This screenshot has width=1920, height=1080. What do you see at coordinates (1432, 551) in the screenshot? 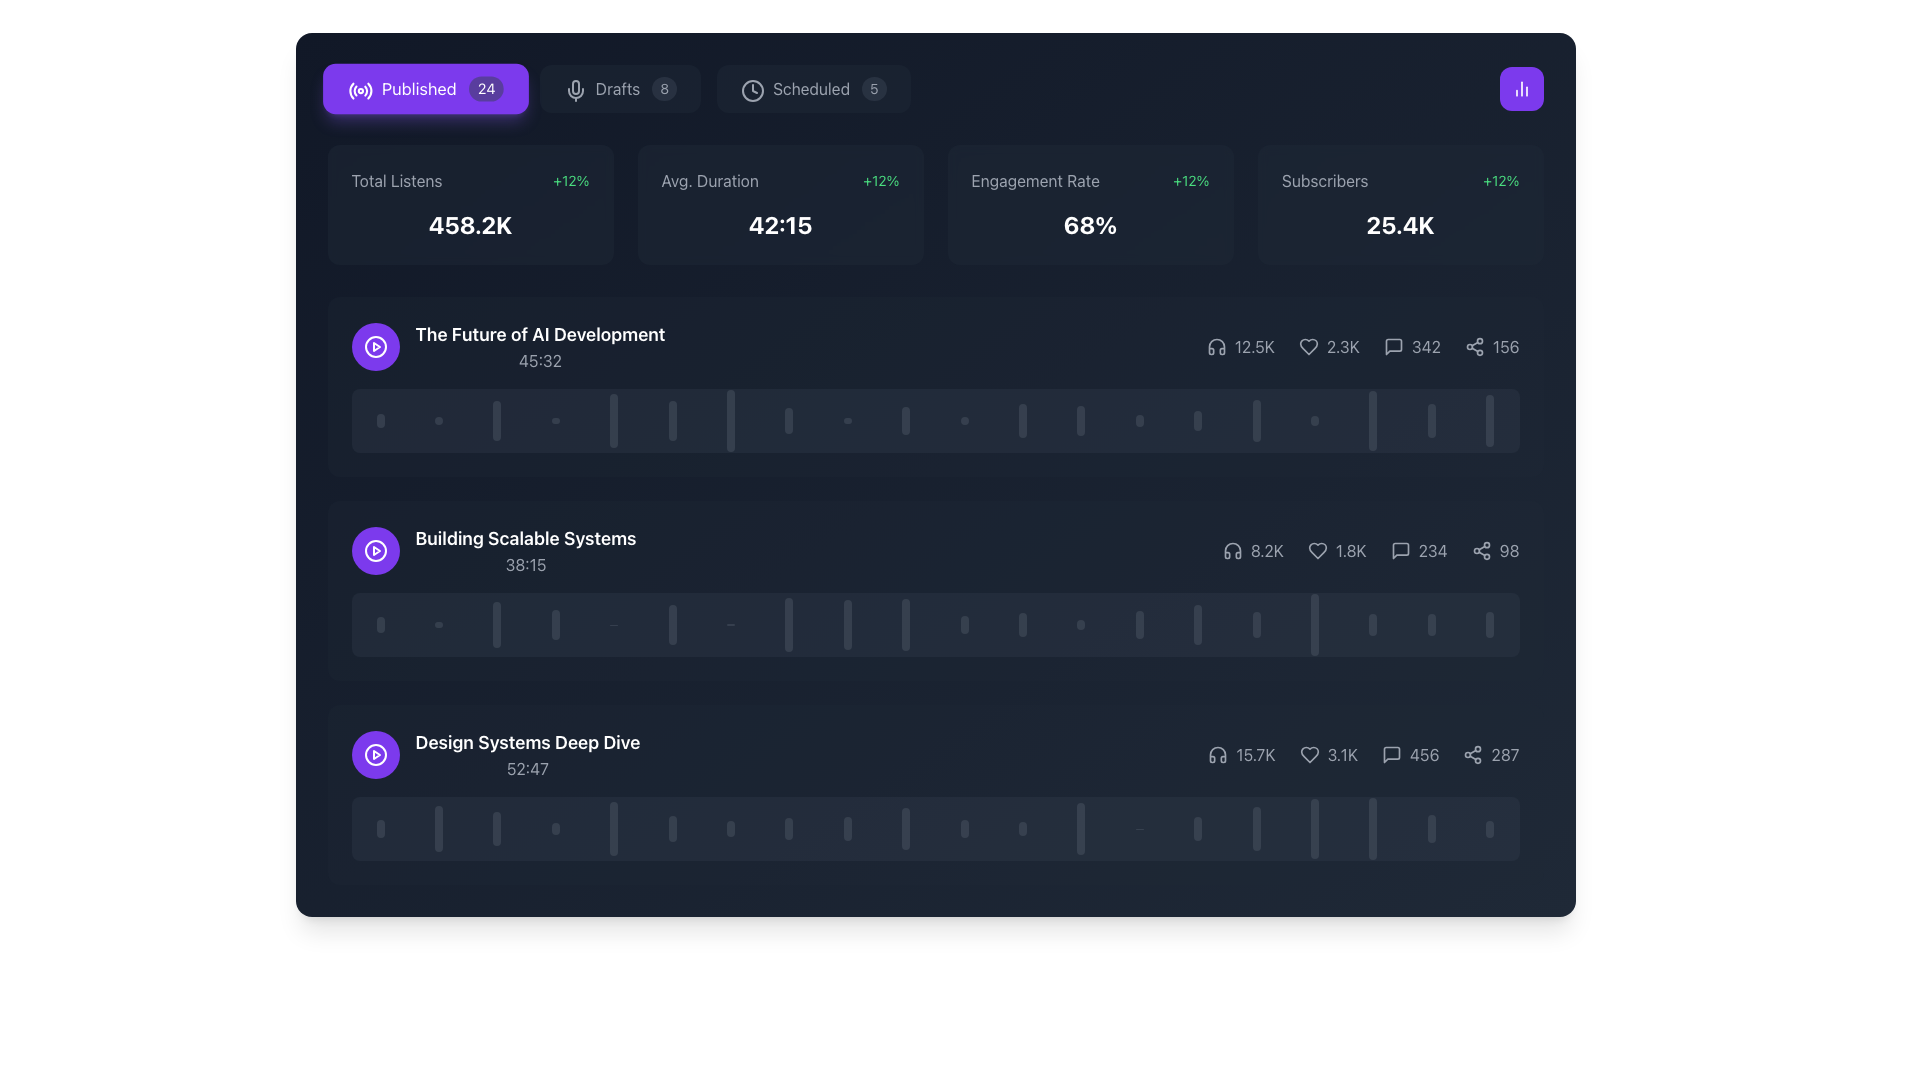
I see `the numeric text display showing '234' located at the bottom-right of the middle panel next to the speech bubble icon, to check for interactive functionalities` at bounding box center [1432, 551].